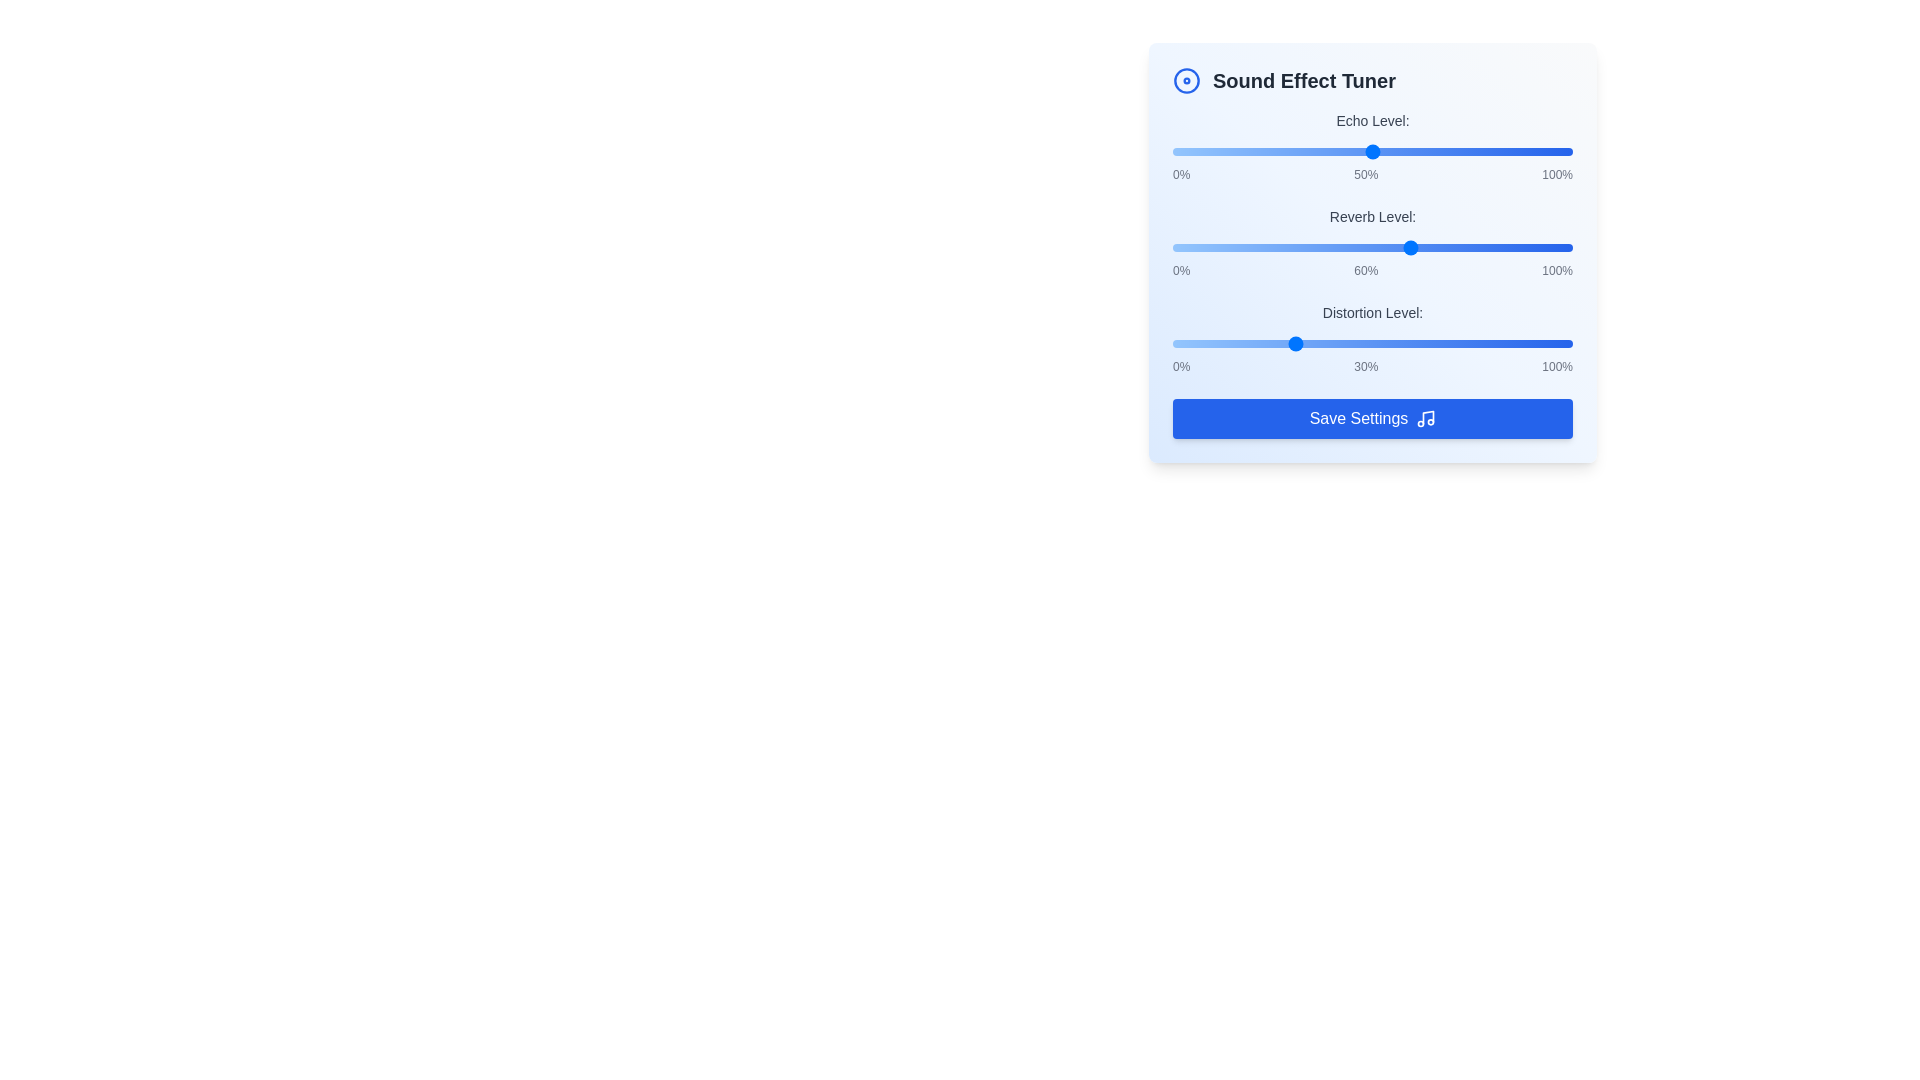 The image size is (1920, 1080). I want to click on the 'Echo Level' slider to 48%, so click(1363, 150).